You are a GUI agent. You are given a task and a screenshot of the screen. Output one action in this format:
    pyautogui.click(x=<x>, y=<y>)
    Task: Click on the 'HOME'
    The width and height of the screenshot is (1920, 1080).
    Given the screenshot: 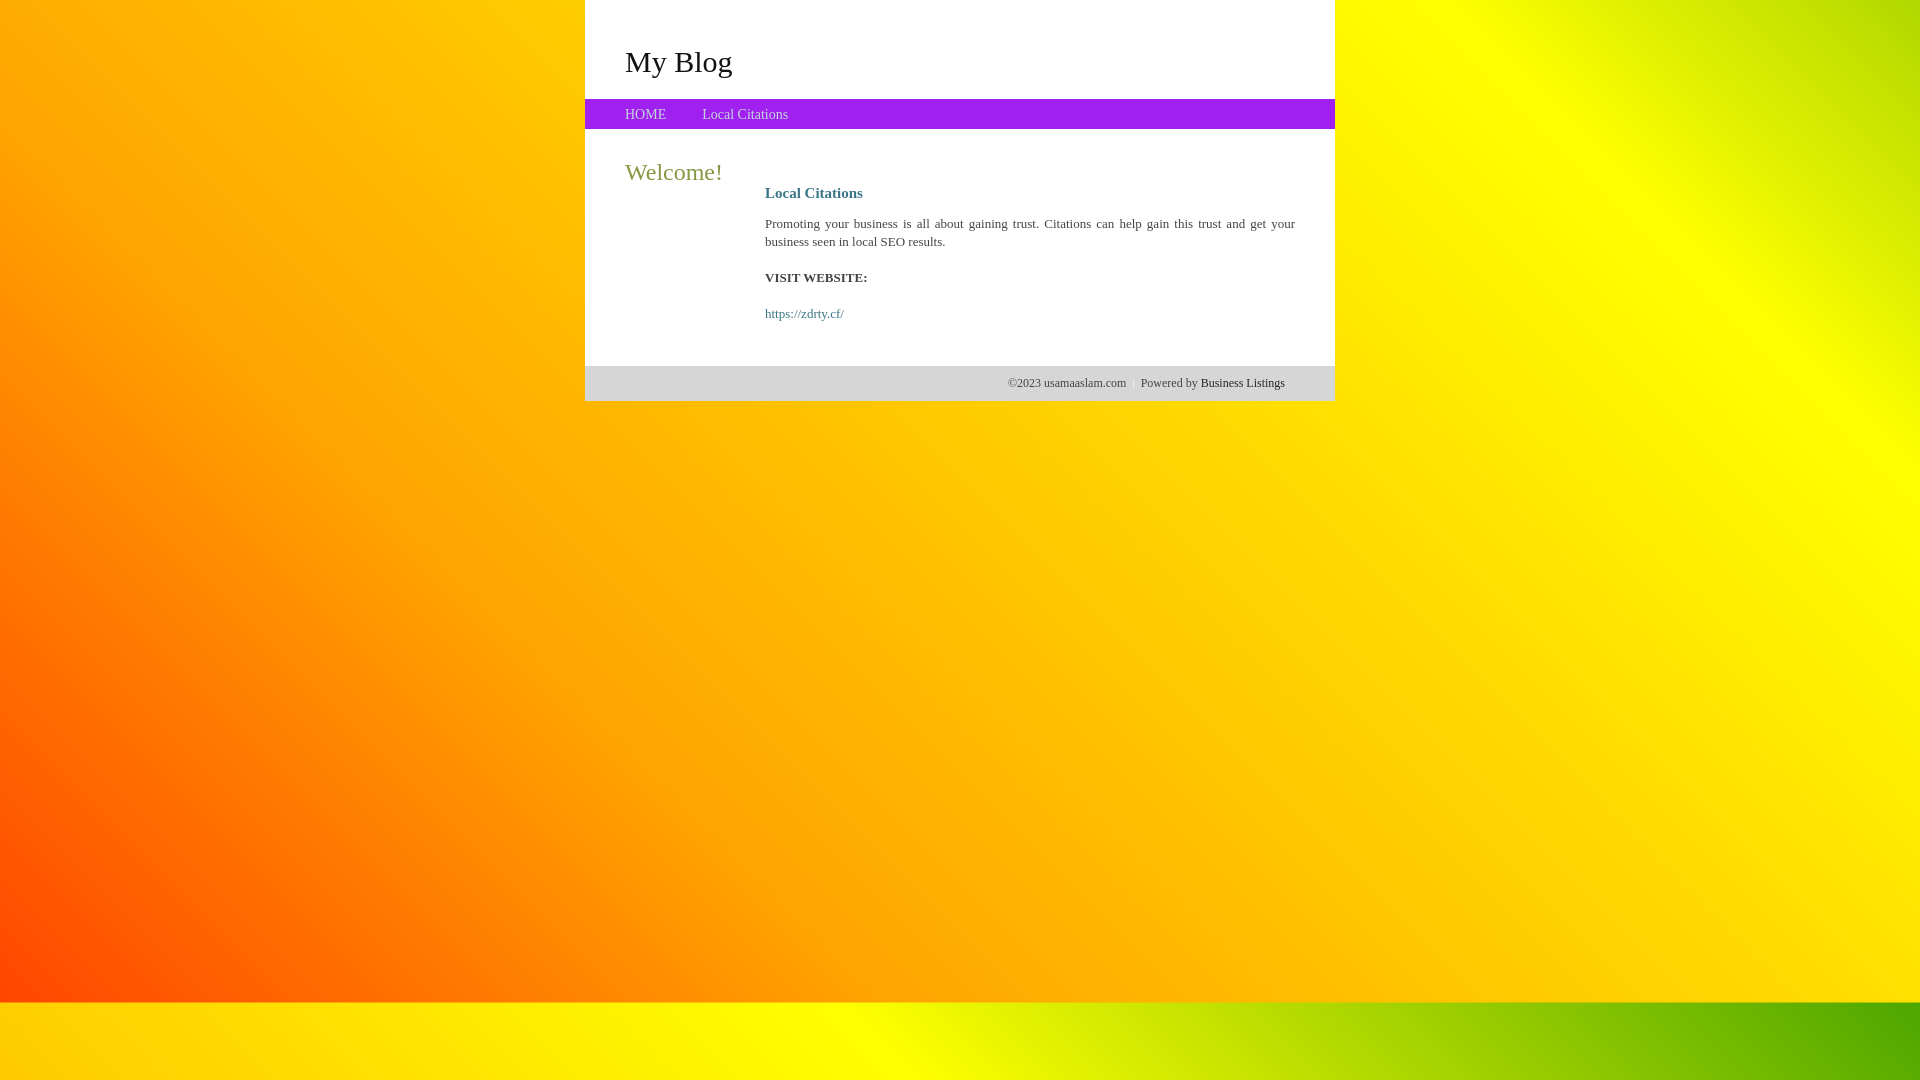 What is the action you would take?
    pyautogui.click(x=645, y=114)
    